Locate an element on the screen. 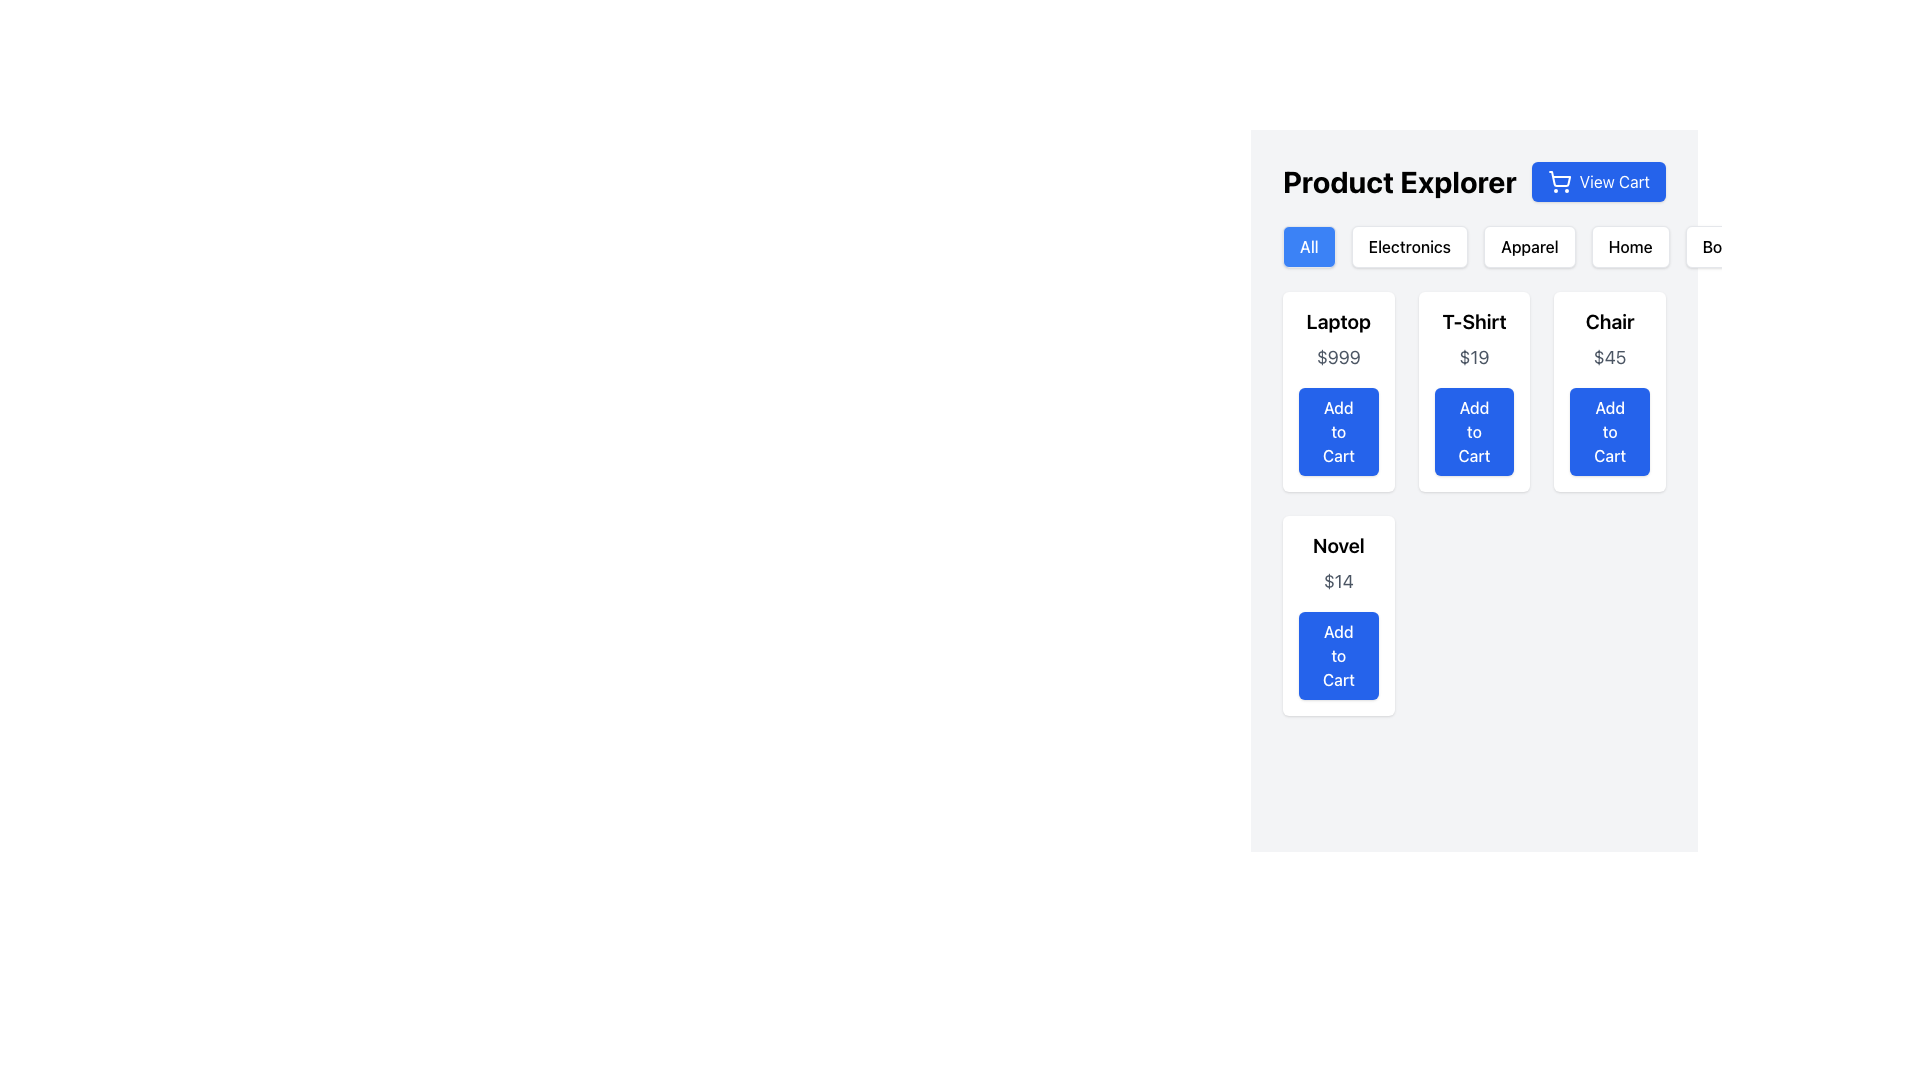  the fifth category filter button labeled 'Books' to apply the product filter is located at coordinates (1724, 245).